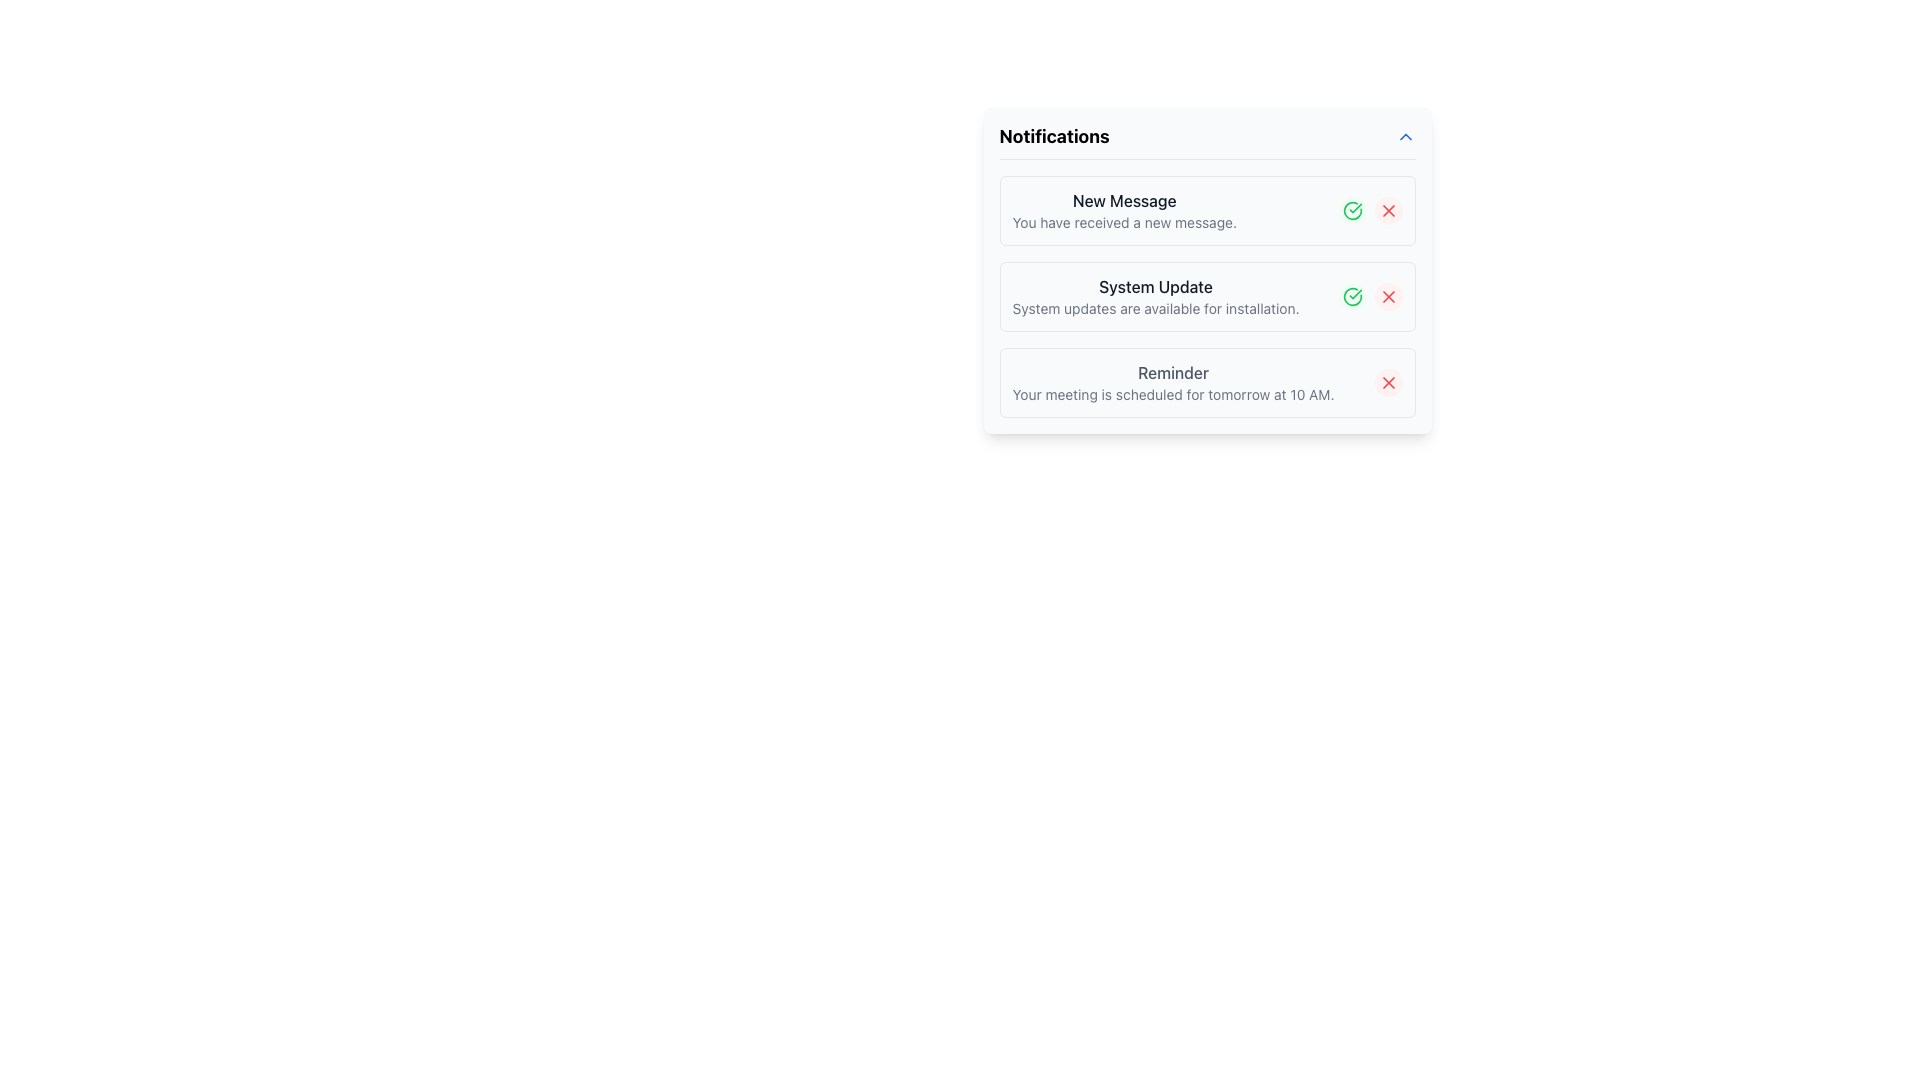  I want to click on the dismissal button located in the 'Reminder' row of the 'Notifications' section, positioned to the right of the meeting reminder text, so click(1387, 382).